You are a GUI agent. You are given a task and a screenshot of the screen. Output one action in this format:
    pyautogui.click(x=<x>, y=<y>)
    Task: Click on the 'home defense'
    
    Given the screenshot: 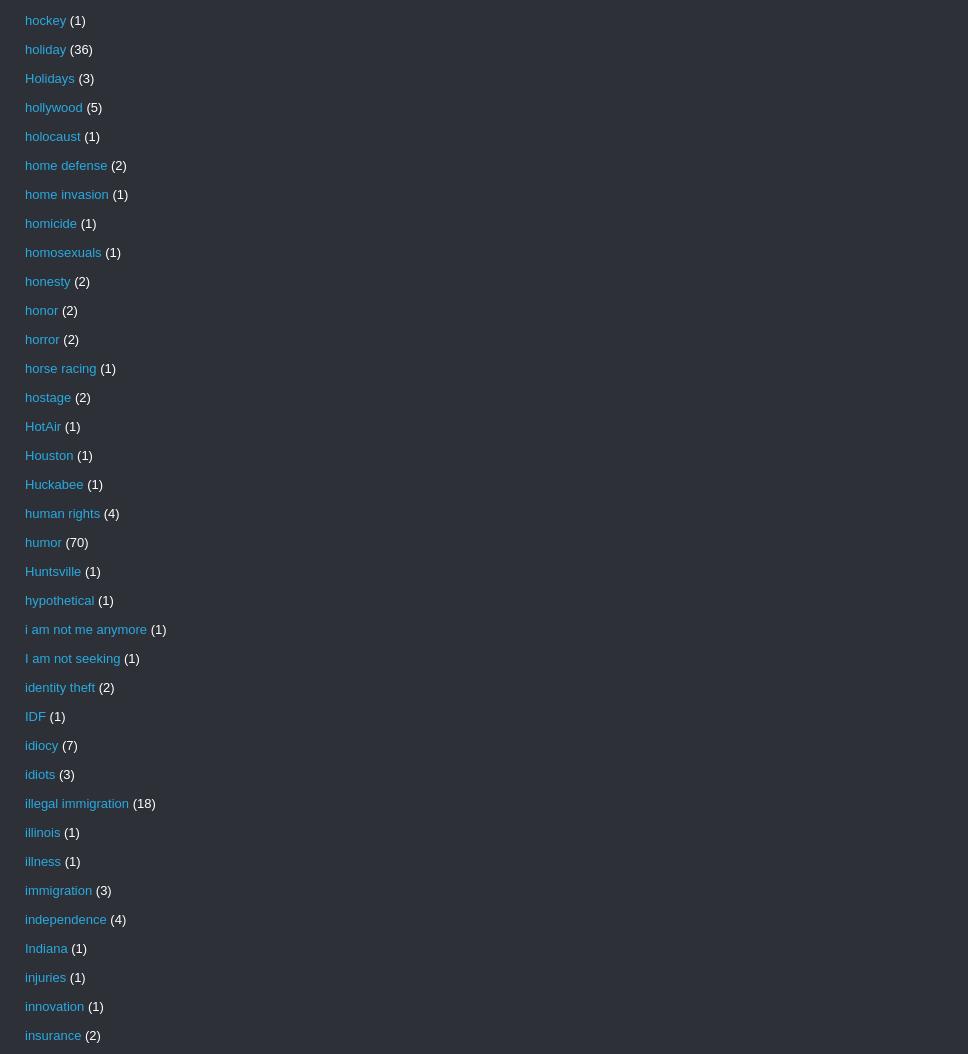 What is the action you would take?
    pyautogui.click(x=24, y=164)
    